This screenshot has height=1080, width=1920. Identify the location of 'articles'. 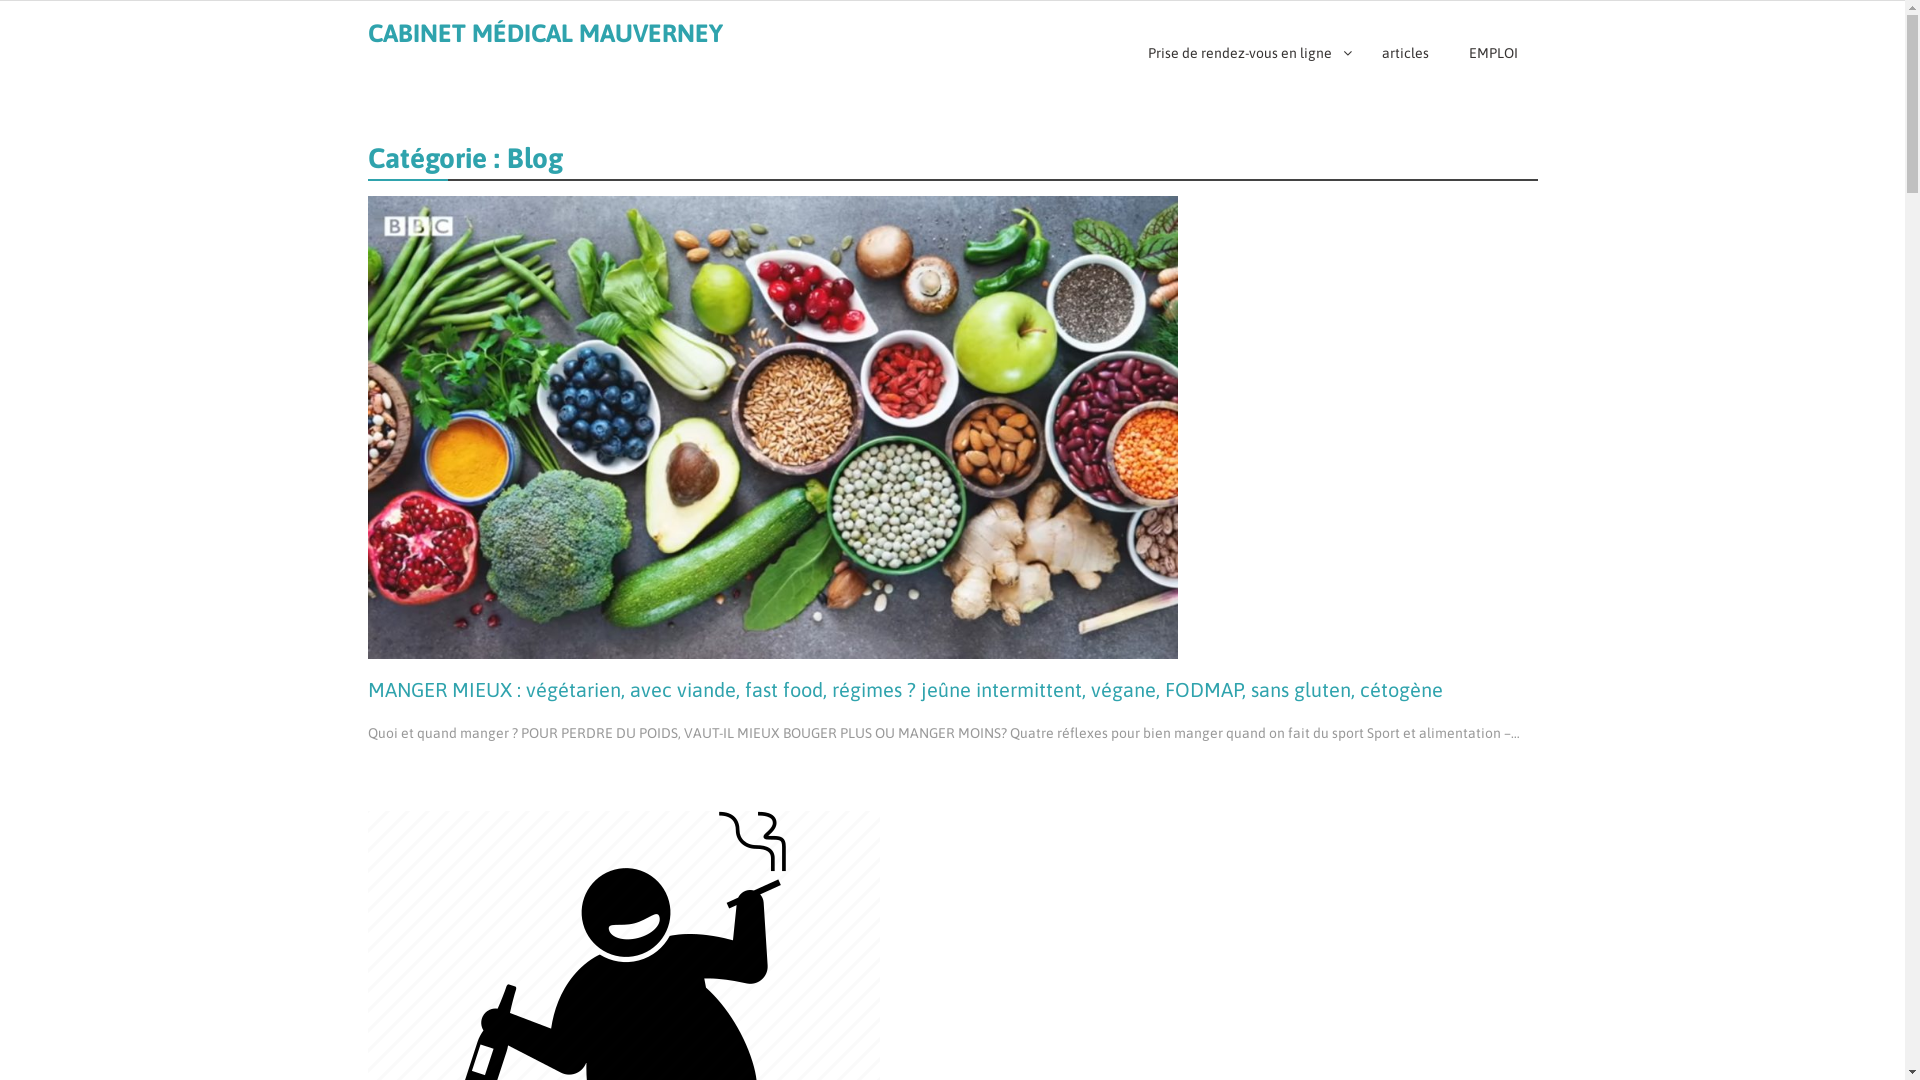
(1404, 52).